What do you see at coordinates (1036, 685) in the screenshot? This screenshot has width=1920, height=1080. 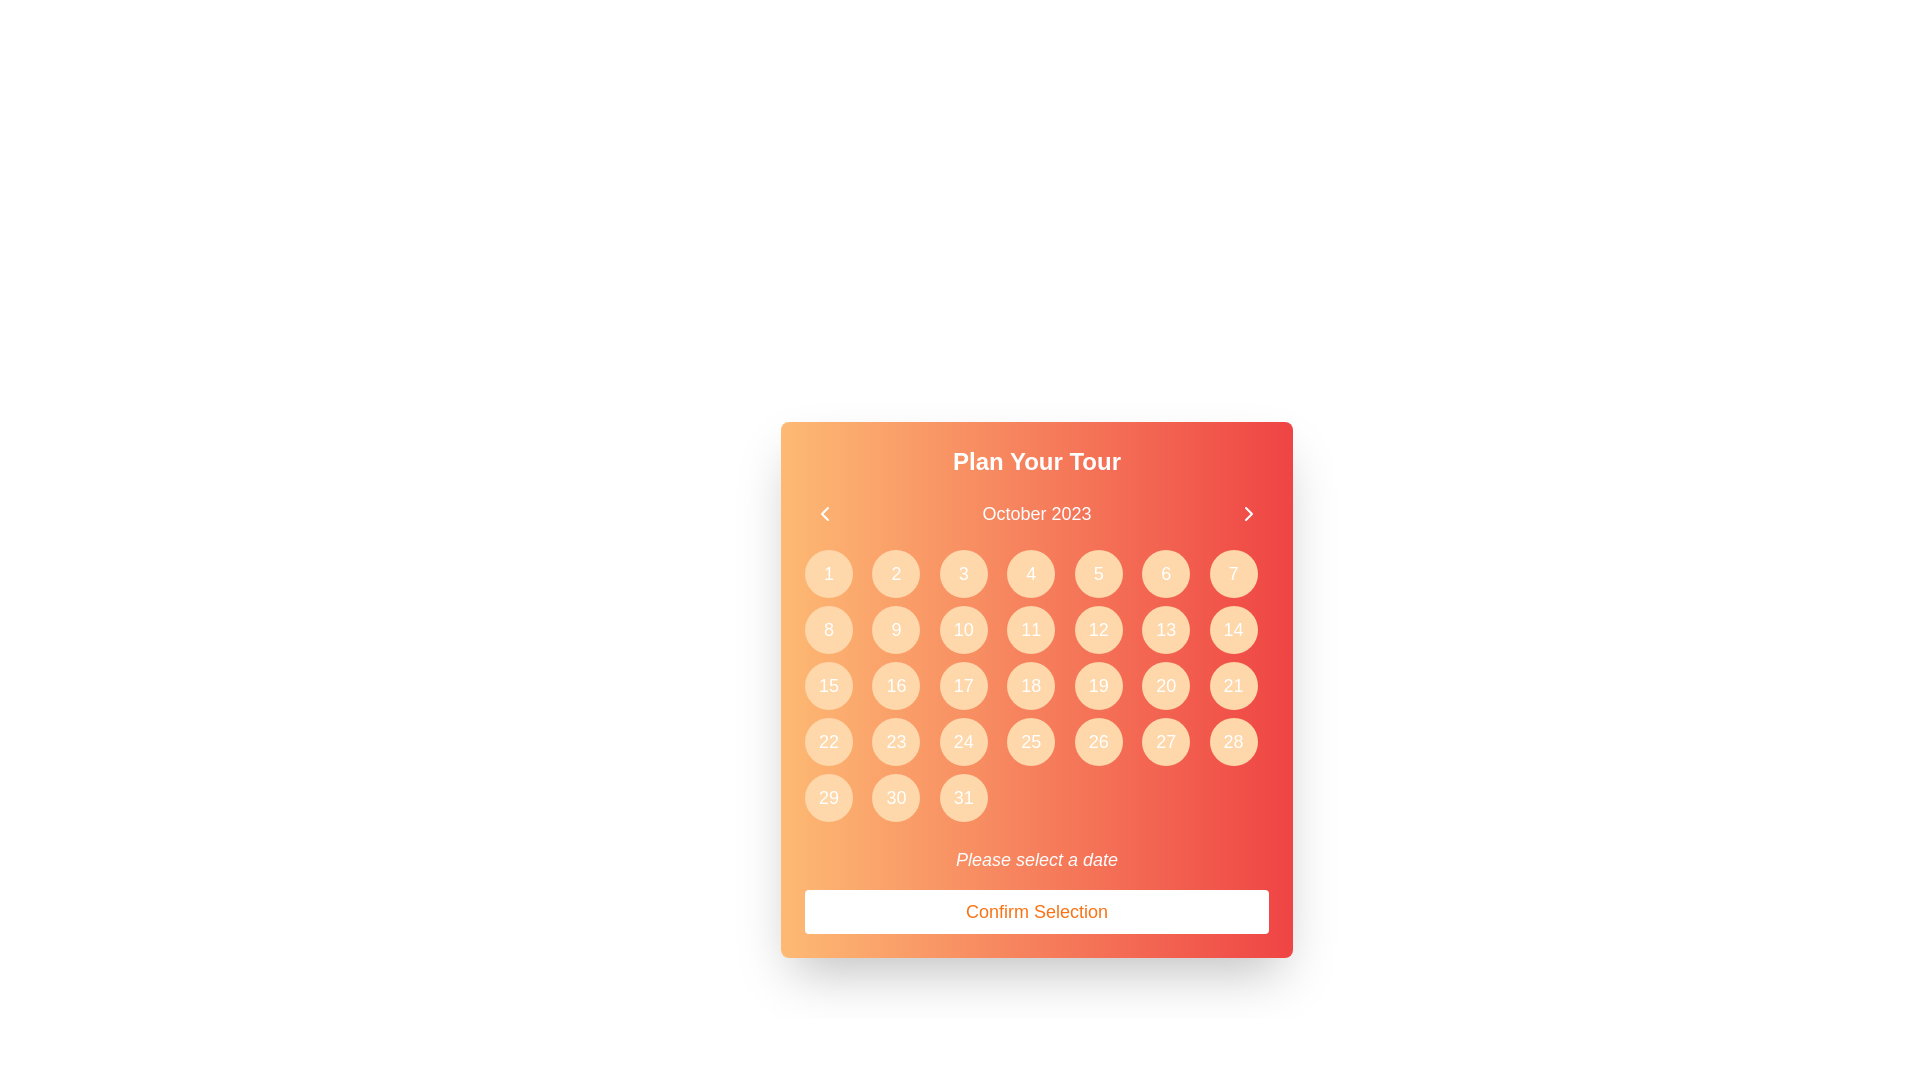 I see `the date selector grid located below the 'October 2023' month indicator` at bounding box center [1036, 685].